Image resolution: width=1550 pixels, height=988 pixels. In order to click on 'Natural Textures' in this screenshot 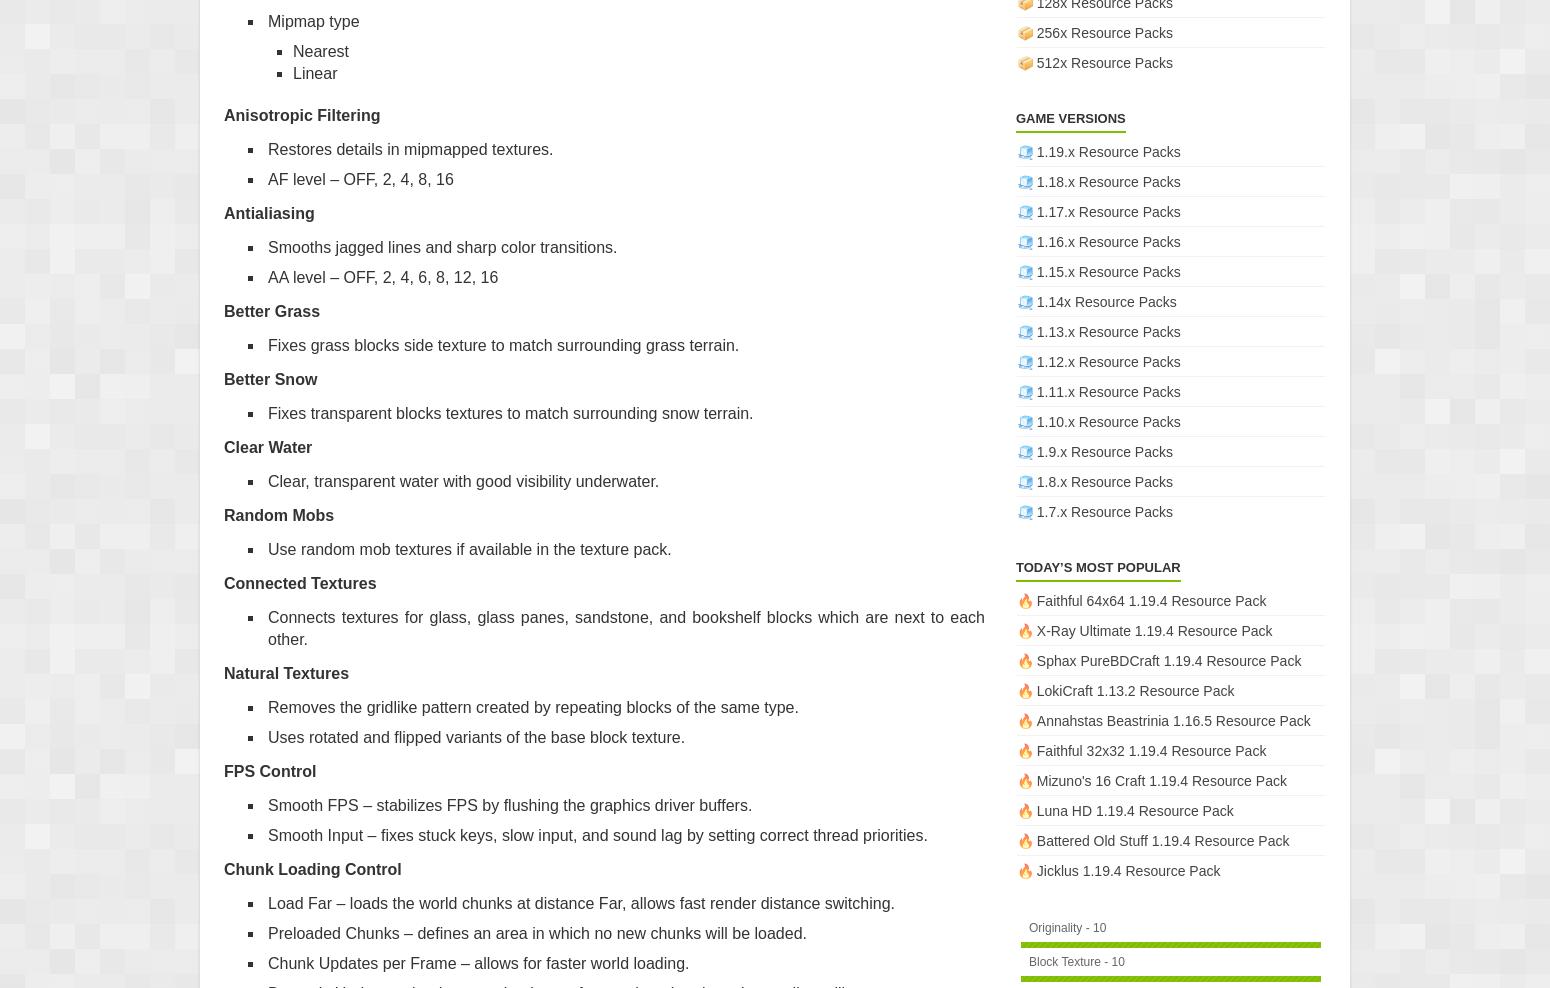, I will do `click(286, 671)`.